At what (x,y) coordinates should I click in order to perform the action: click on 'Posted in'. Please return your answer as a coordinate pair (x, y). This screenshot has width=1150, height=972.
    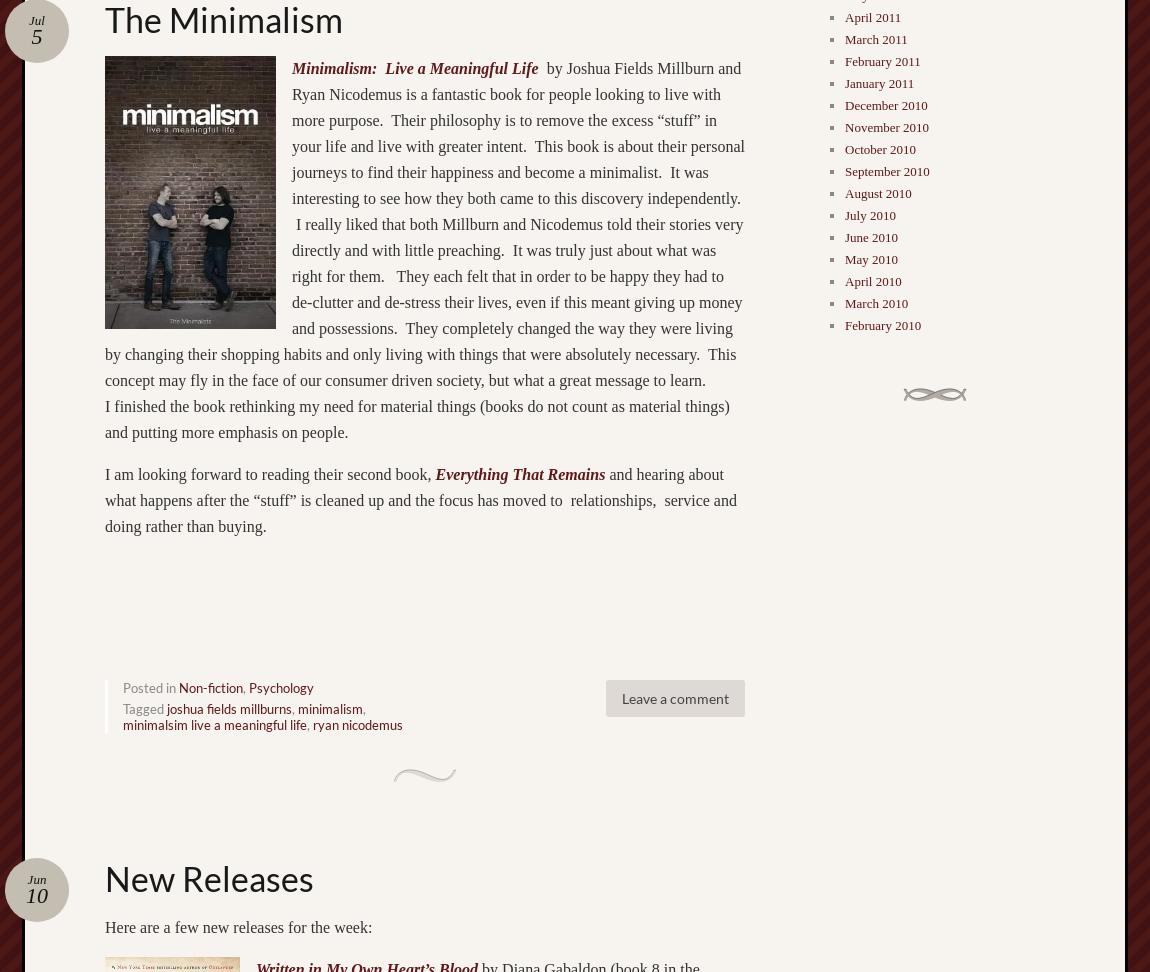
    Looking at the image, I should click on (149, 686).